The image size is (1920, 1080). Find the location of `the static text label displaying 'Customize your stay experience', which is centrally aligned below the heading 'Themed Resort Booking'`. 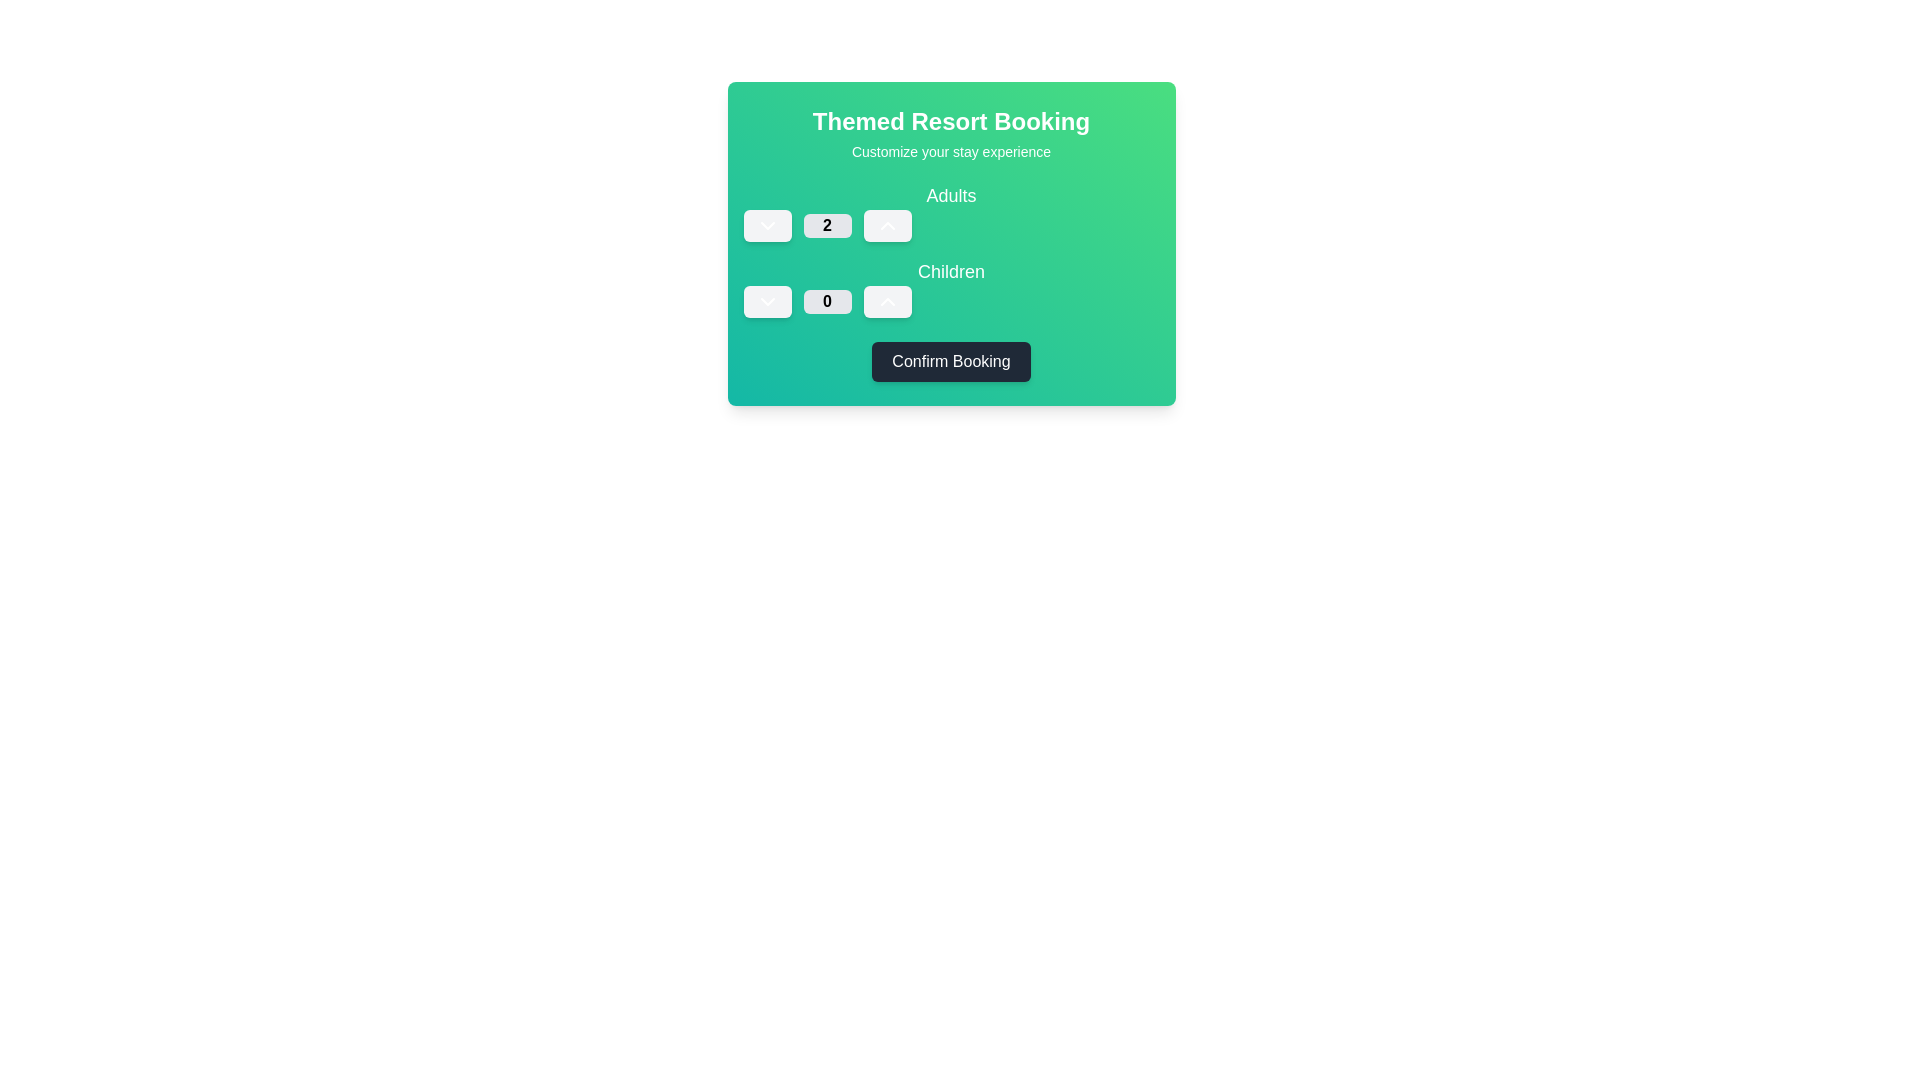

the static text label displaying 'Customize your stay experience', which is centrally aligned below the heading 'Themed Resort Booking' is located at coordinates (950, 150).